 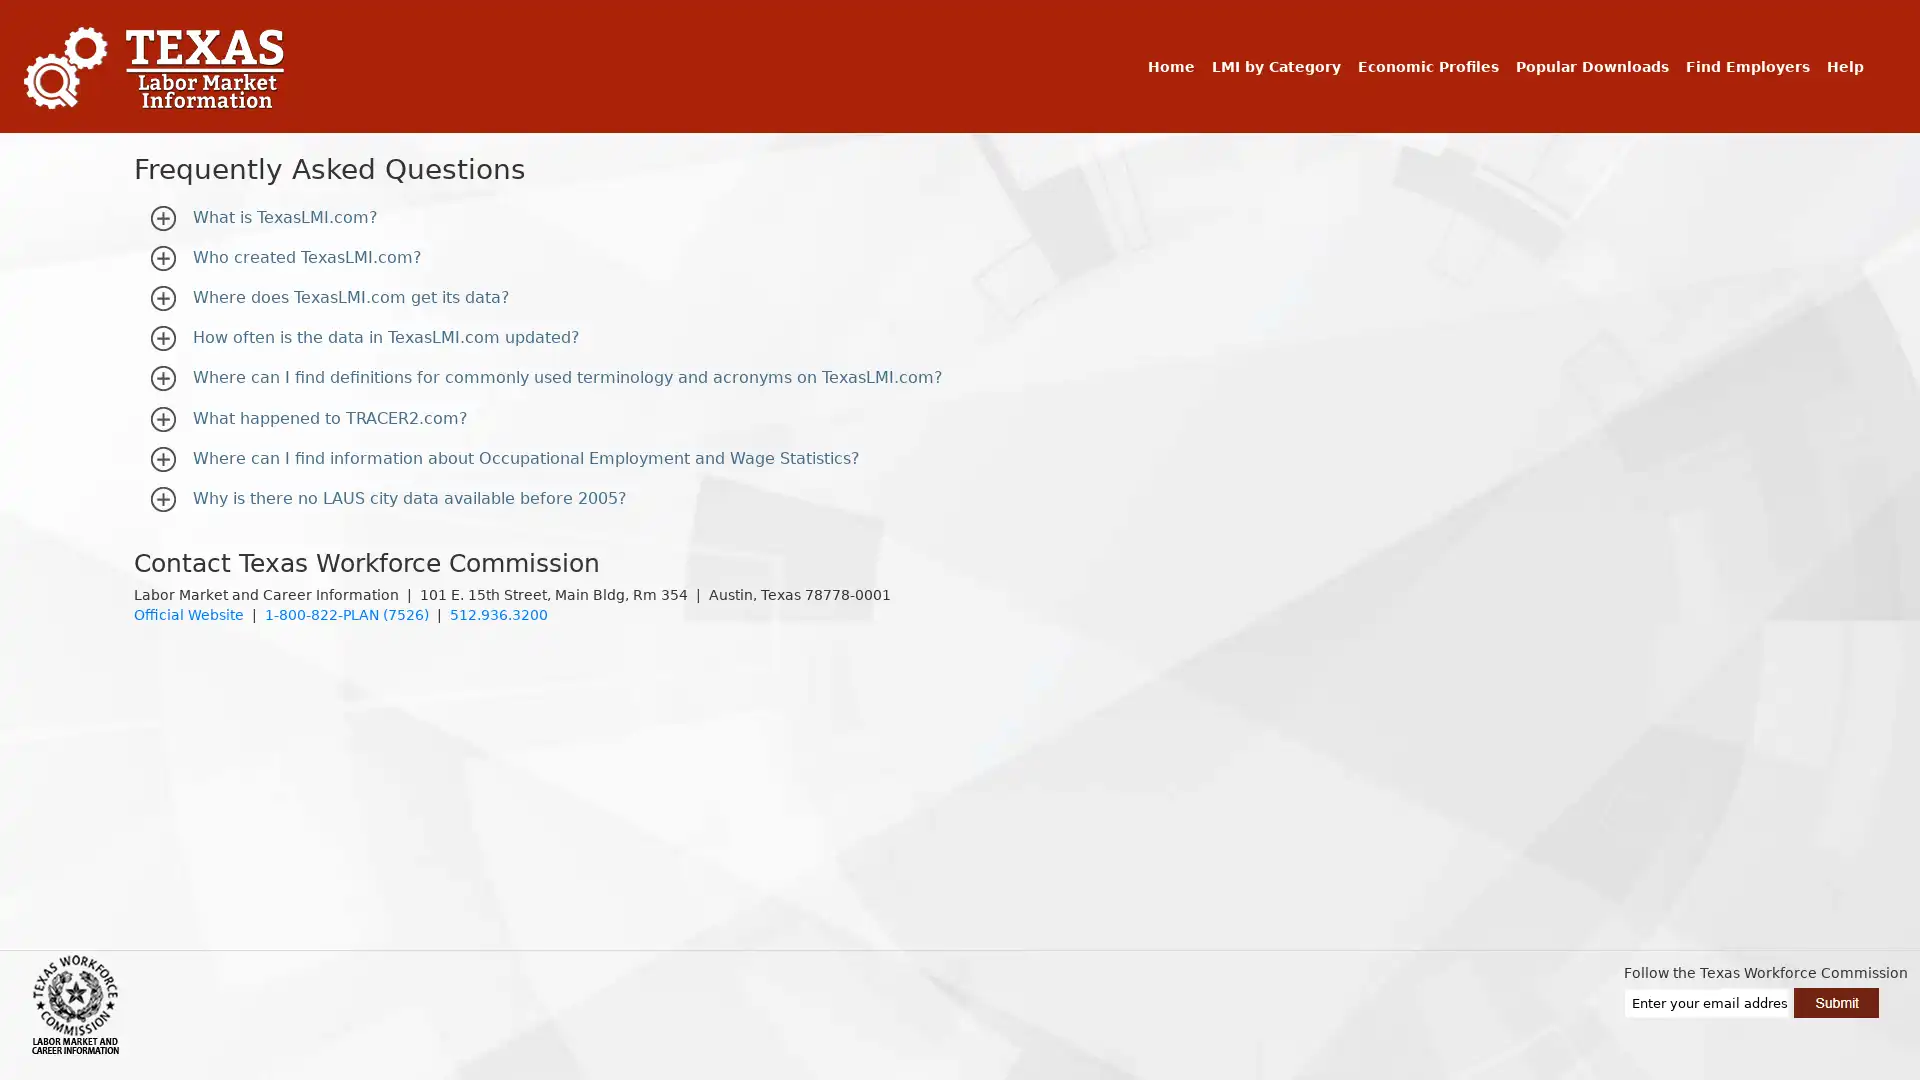 I want to click on How often is the data in TexasLMI.com updated?, so click(x=958, y=336).